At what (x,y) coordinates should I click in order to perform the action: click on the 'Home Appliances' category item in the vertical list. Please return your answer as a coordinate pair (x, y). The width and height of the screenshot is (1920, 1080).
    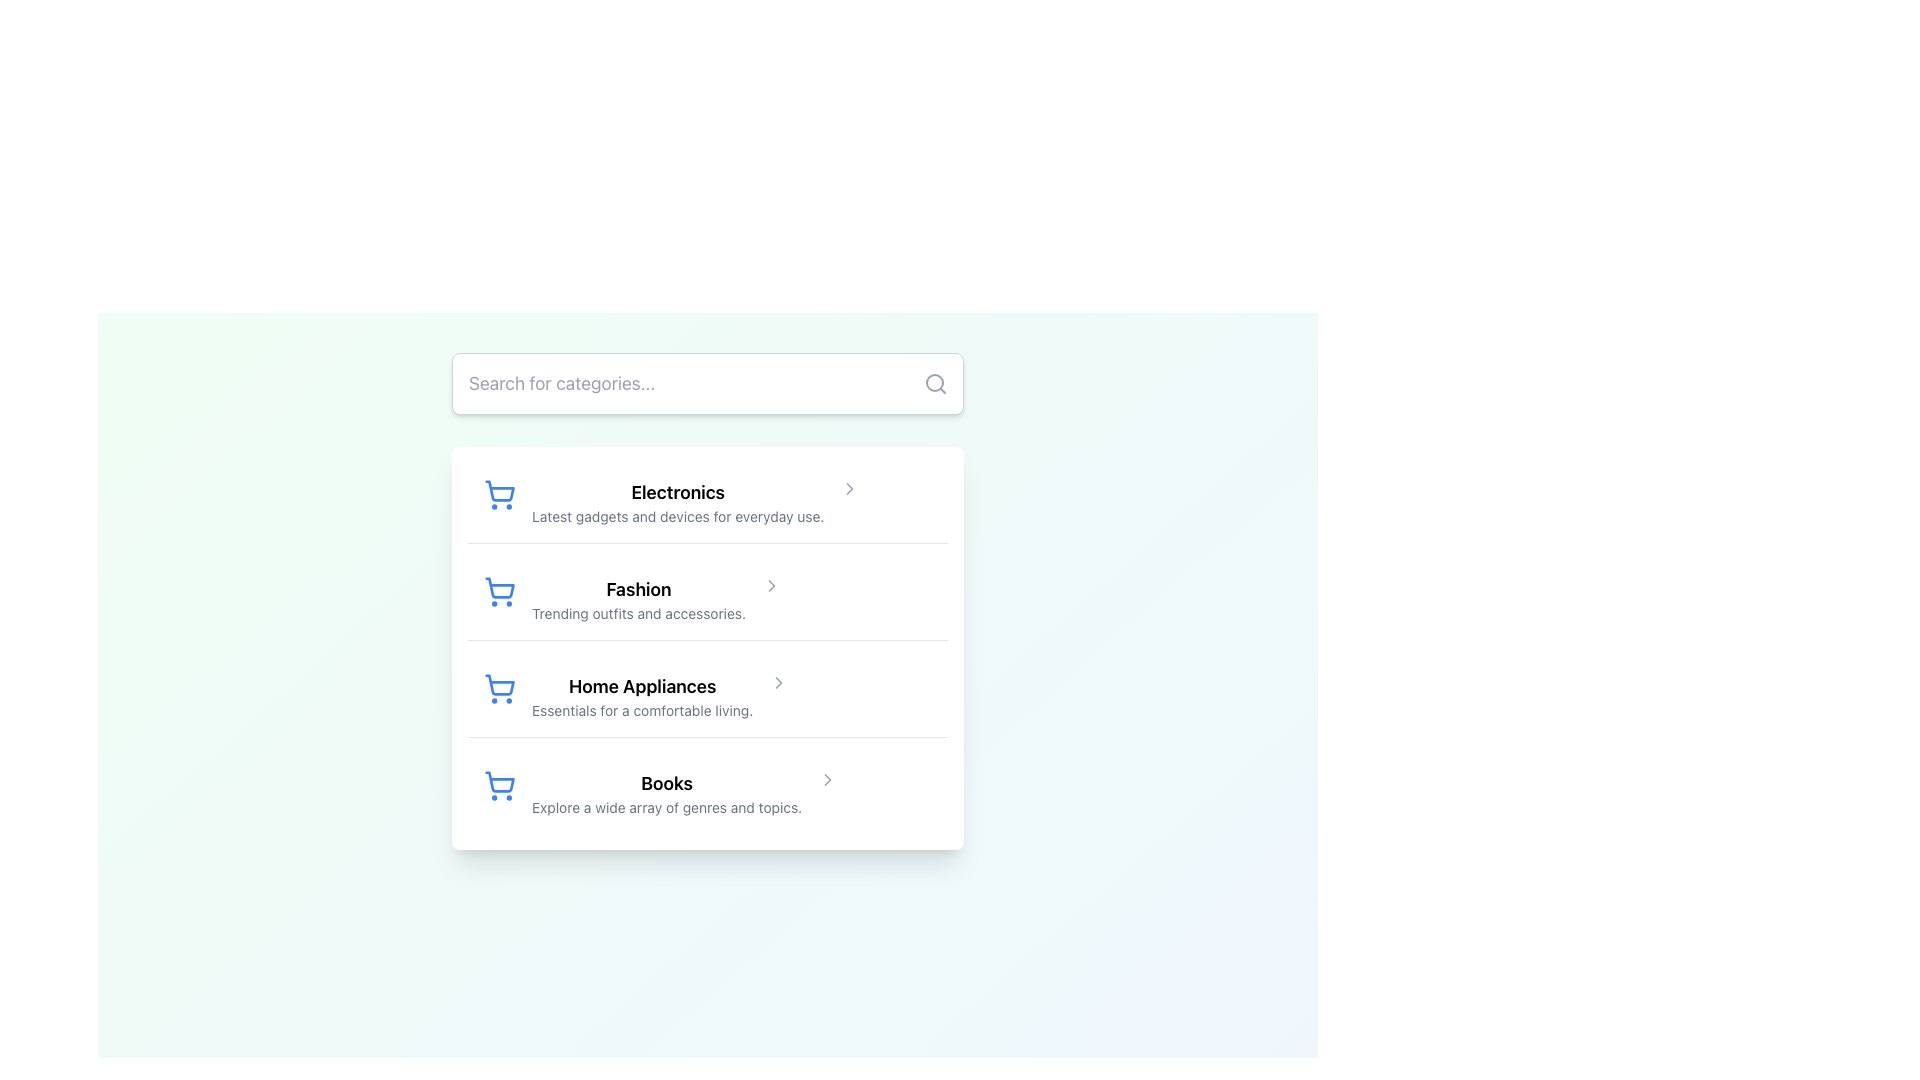
    Looking at the image, I should click on (708, 696).